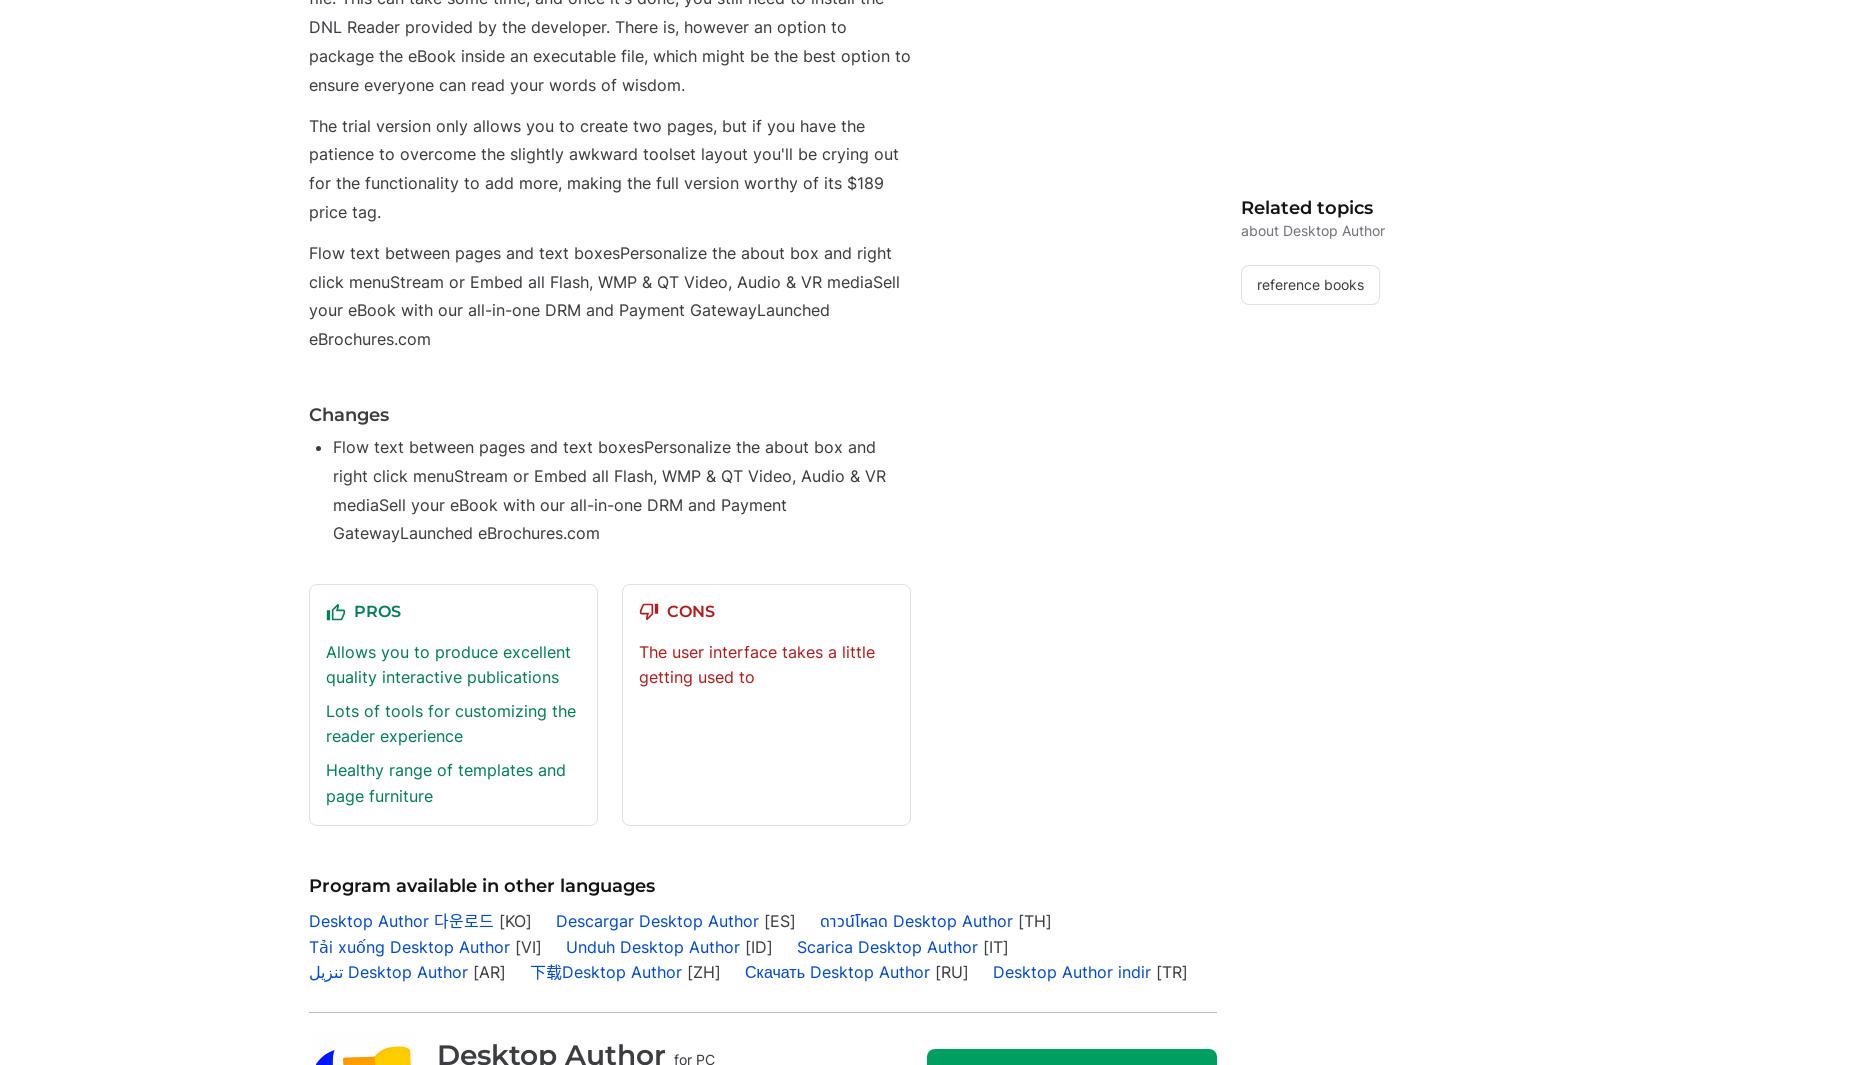 This screenshot has height=1065, width=1850. I want to click on 'Tiếng Việt', so click(398, 185).